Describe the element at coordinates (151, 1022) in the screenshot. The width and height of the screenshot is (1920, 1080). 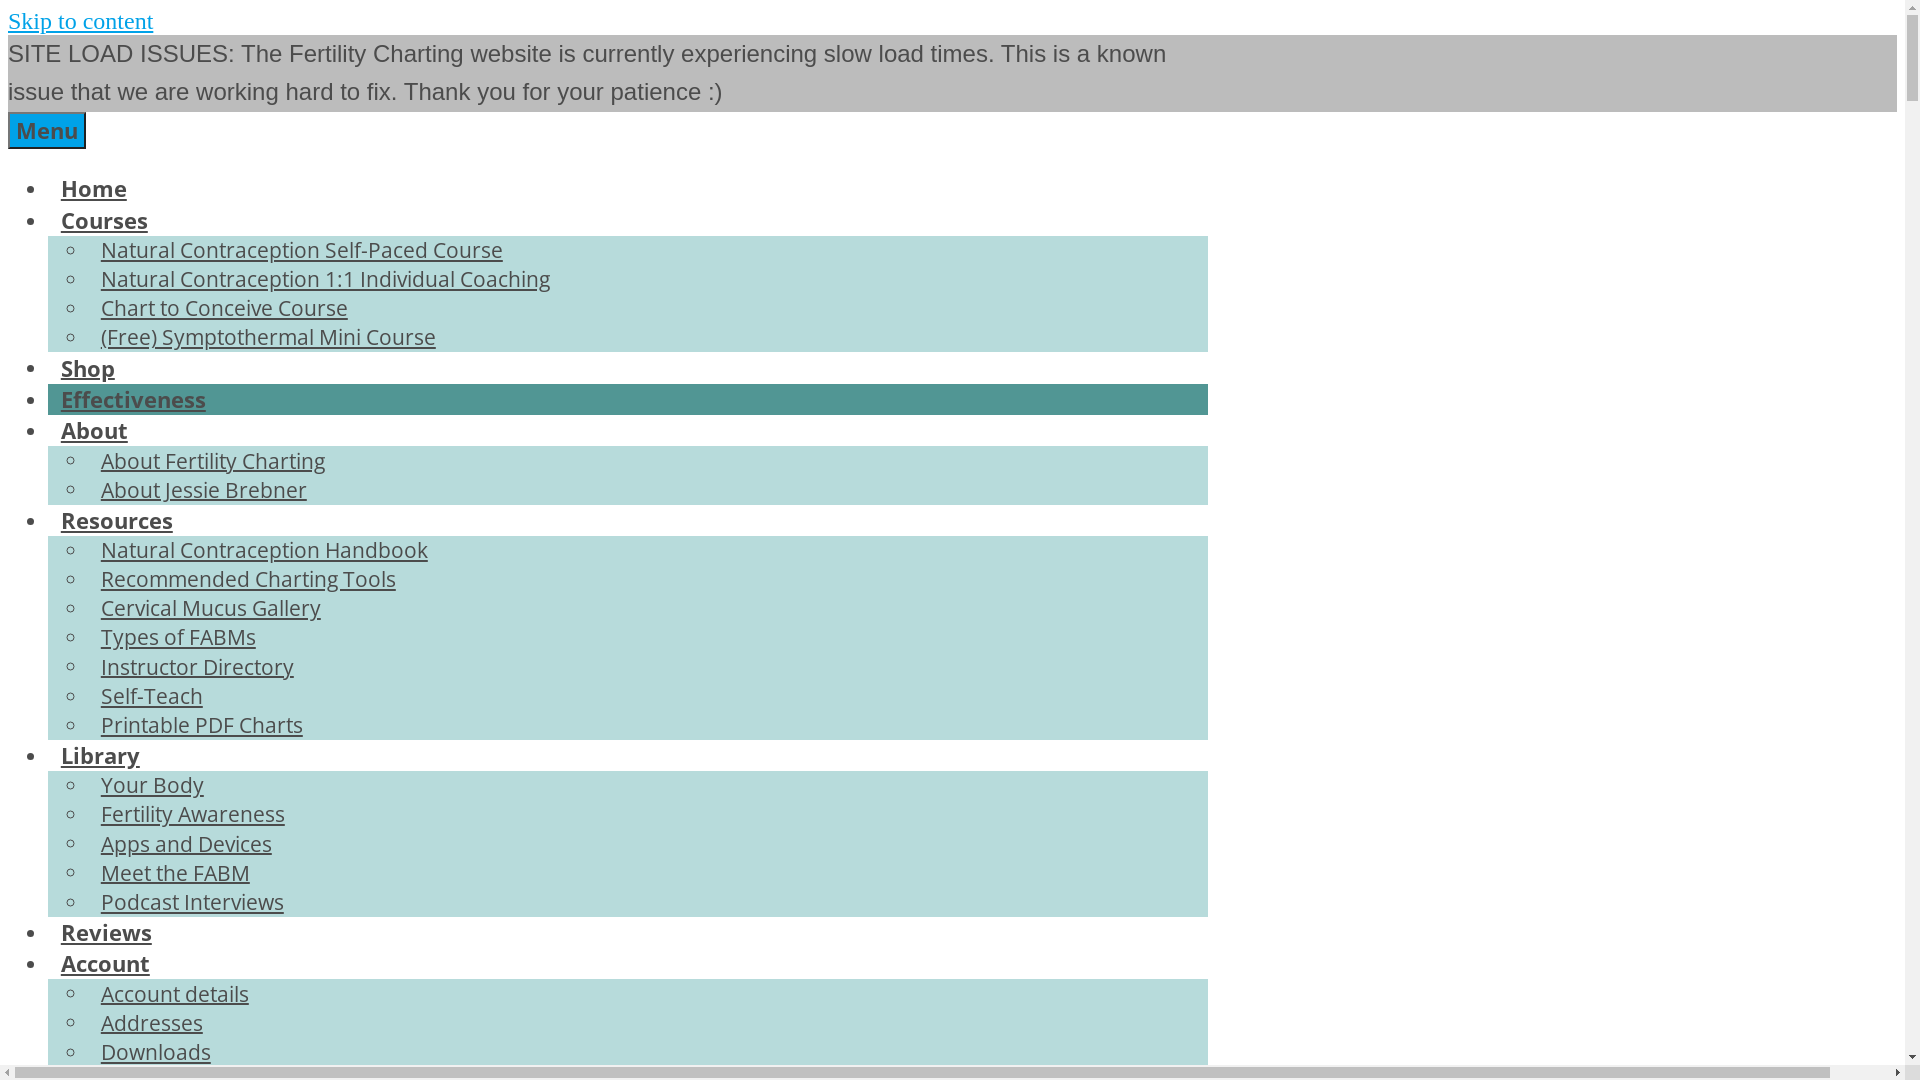
I see `'Addresses'` at that location.